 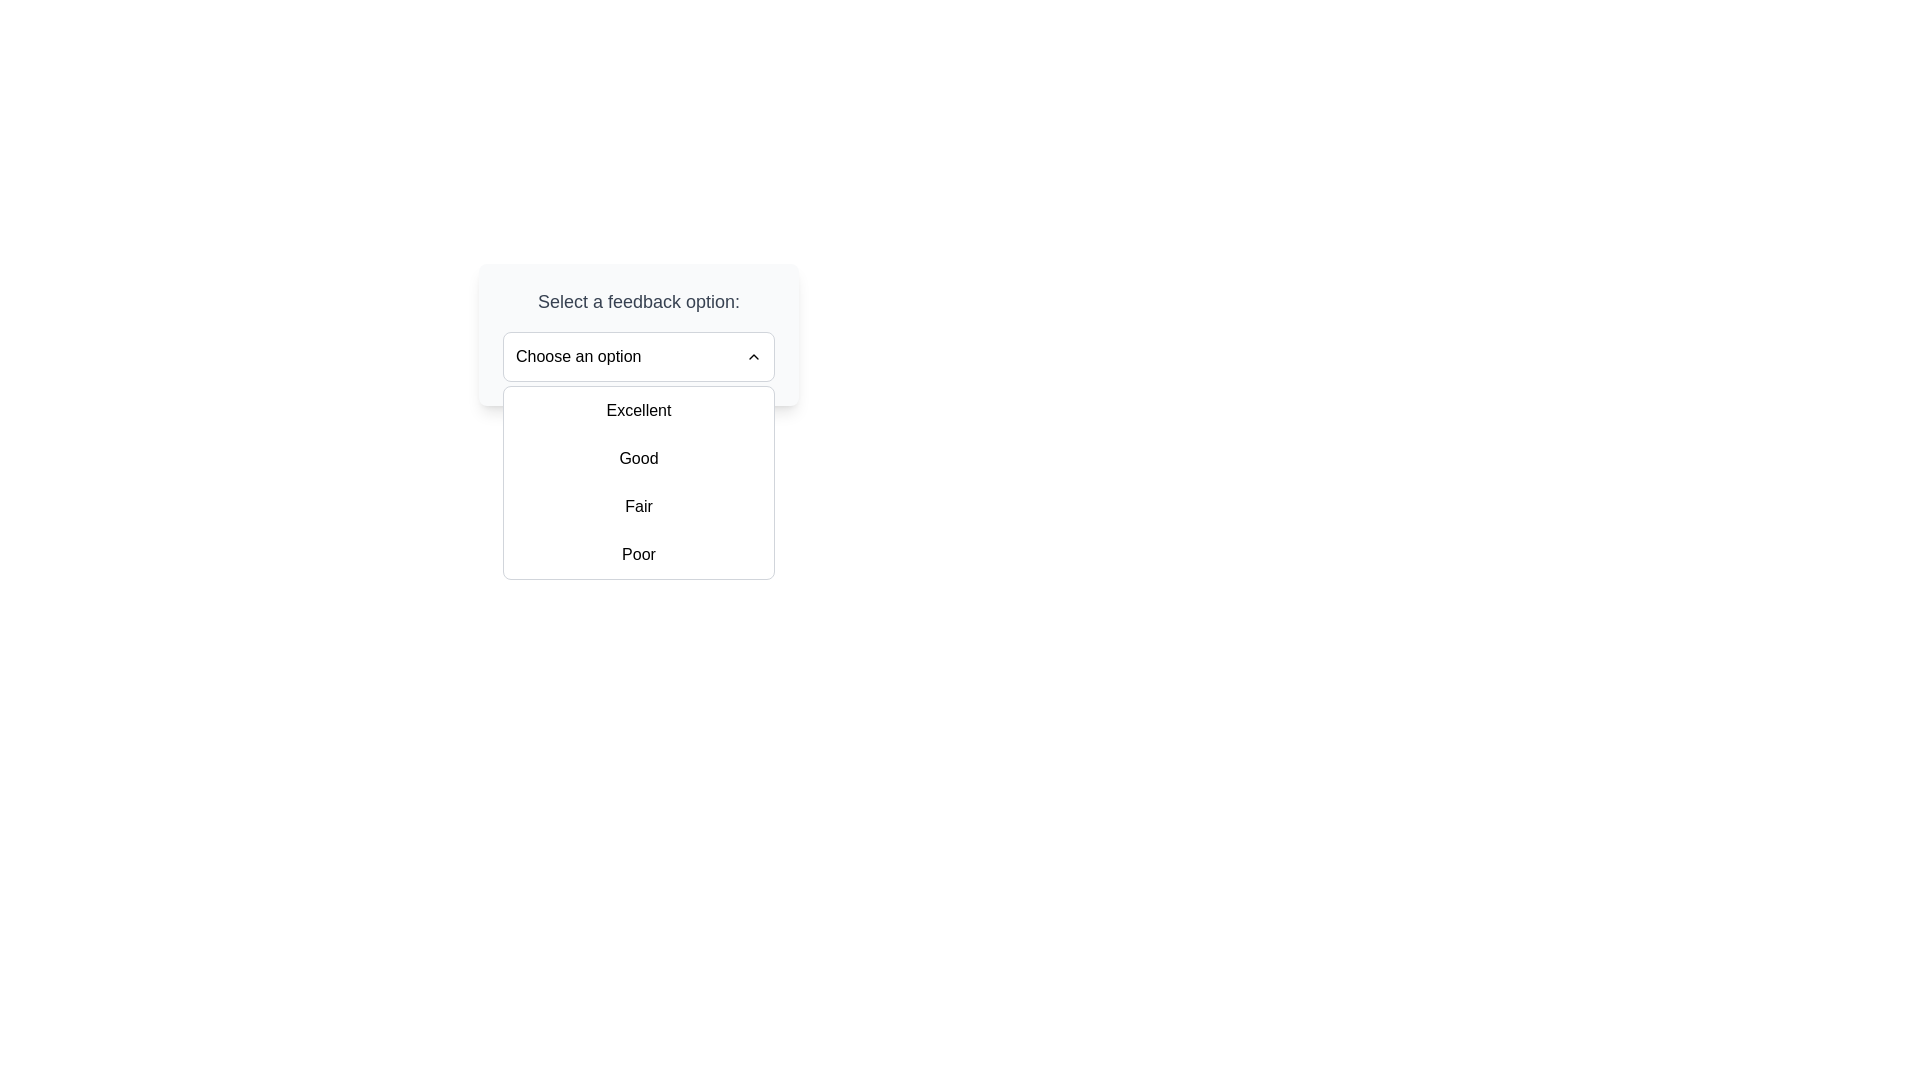 What do you see at coordinates (637, 301) in the screenshot?
I see `the static text label that provides instructions for selecting a feedback option from the dropdown menu, located directly above the dropdown` at bounding box center [637, 301].